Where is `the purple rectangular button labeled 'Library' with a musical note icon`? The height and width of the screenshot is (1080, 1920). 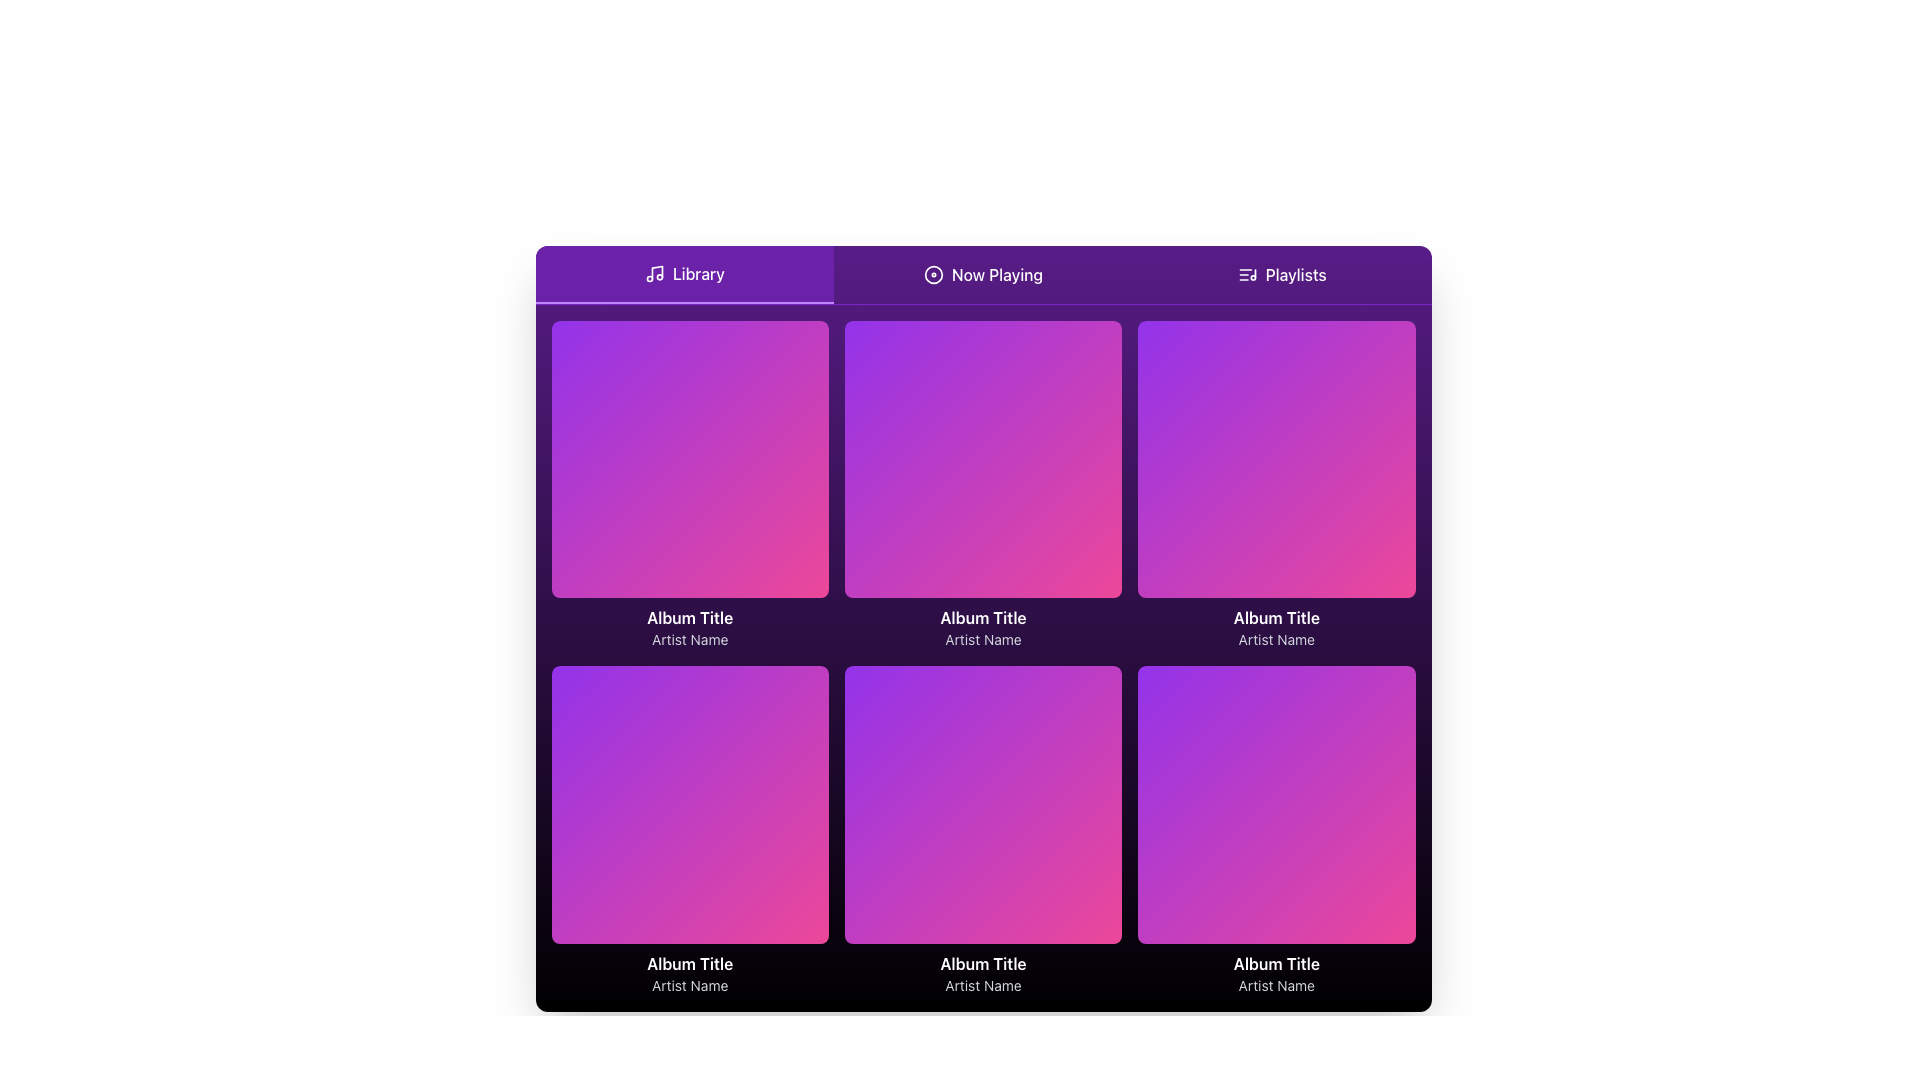
the purple rectangular button labeled 'Library' with a musical note icon is located at coordinates (684, 274).